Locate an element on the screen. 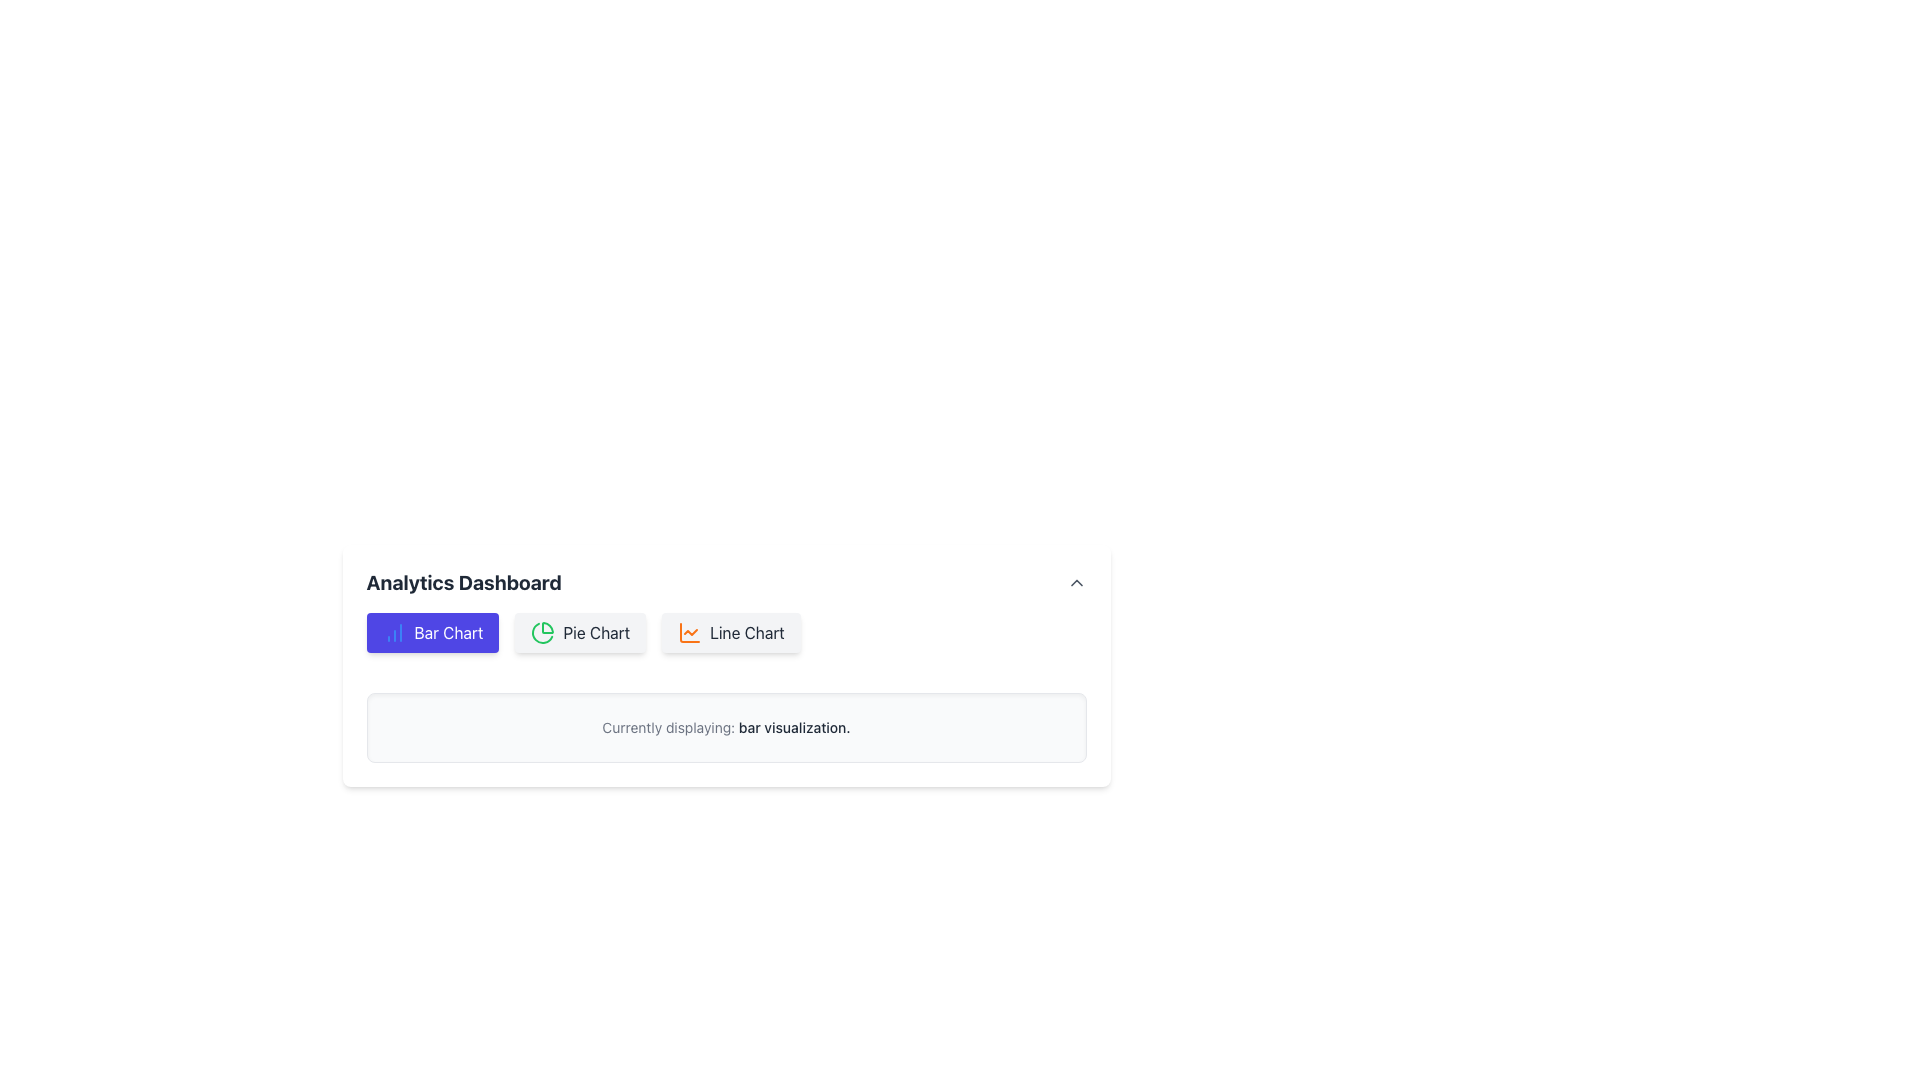  the 'Line Chart' button in the 'Analytics Dashboard' is located at coordinates (730, 632).